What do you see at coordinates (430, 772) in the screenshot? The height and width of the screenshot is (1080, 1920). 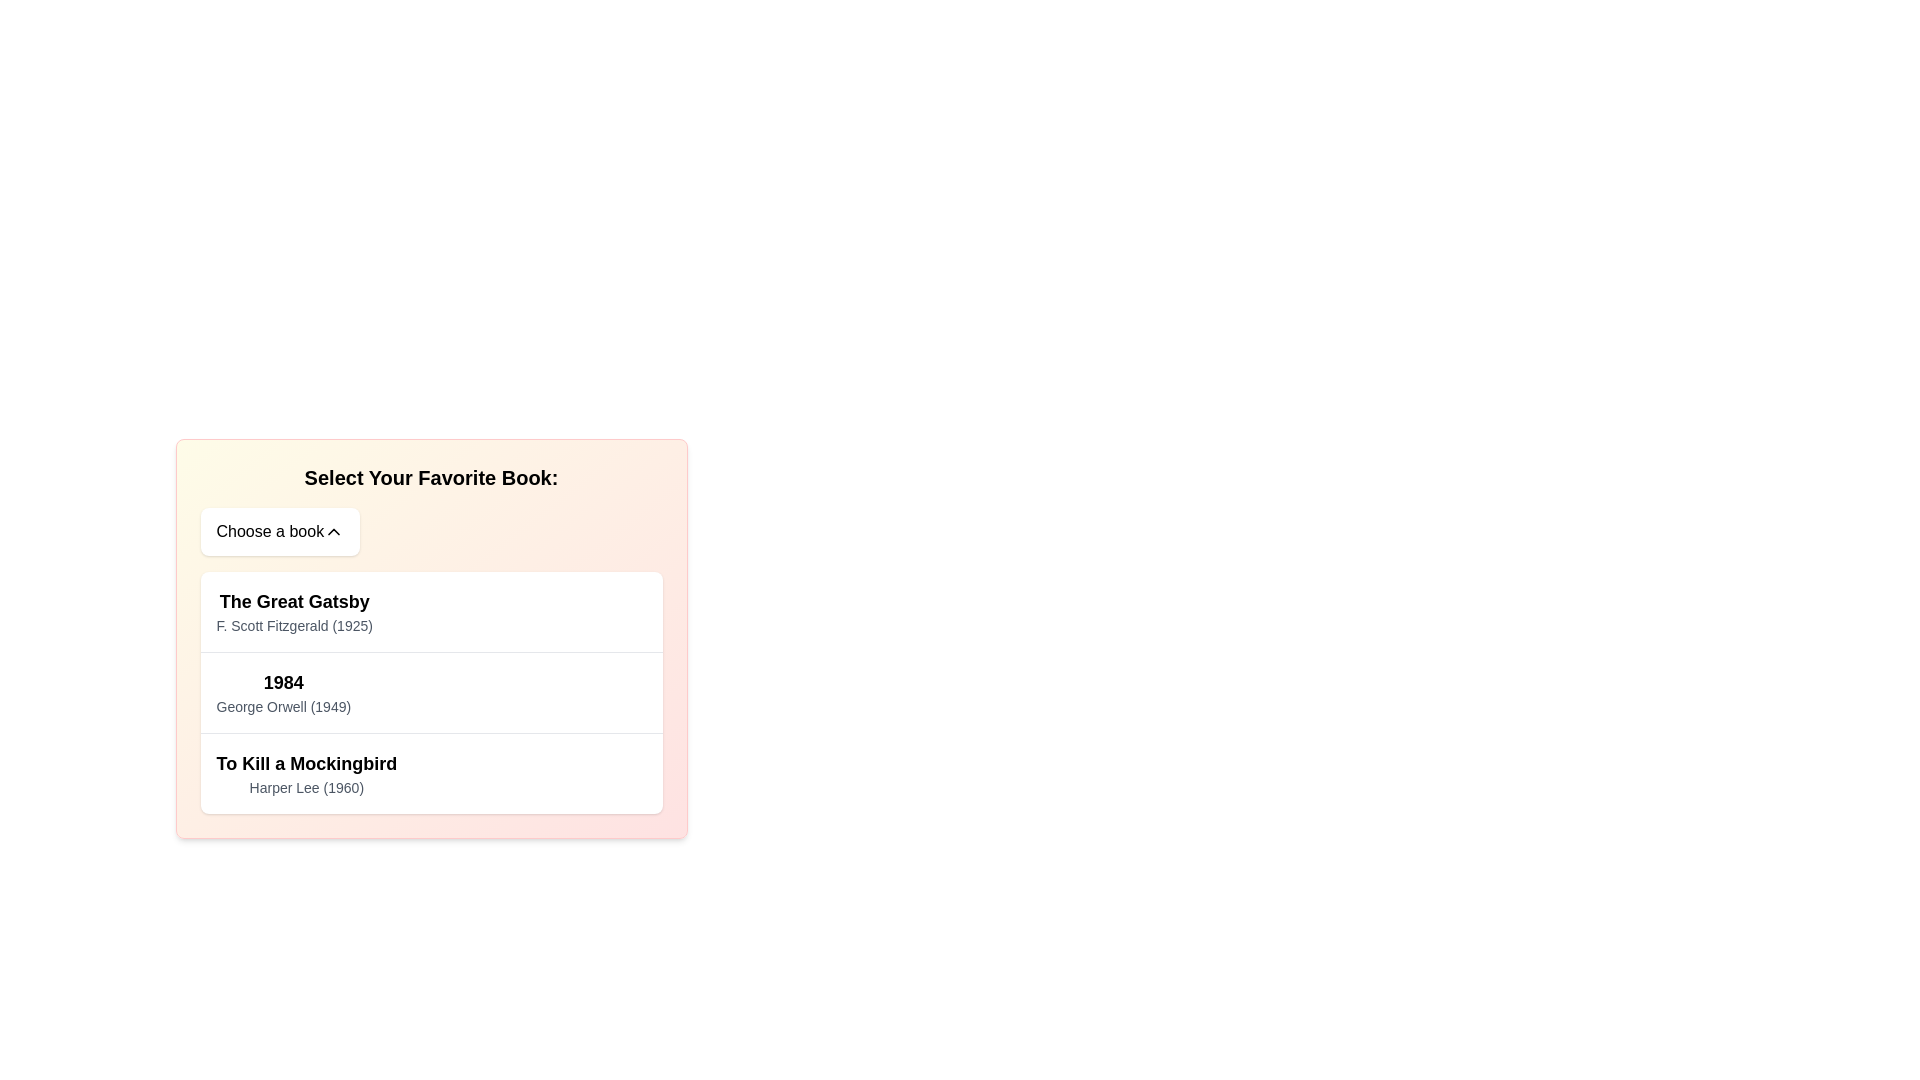 I see `the list item displaying the book title 'To Kill a Mockingbird' by 'Harper Lee (1960)'` at bounding box center [430, 772].